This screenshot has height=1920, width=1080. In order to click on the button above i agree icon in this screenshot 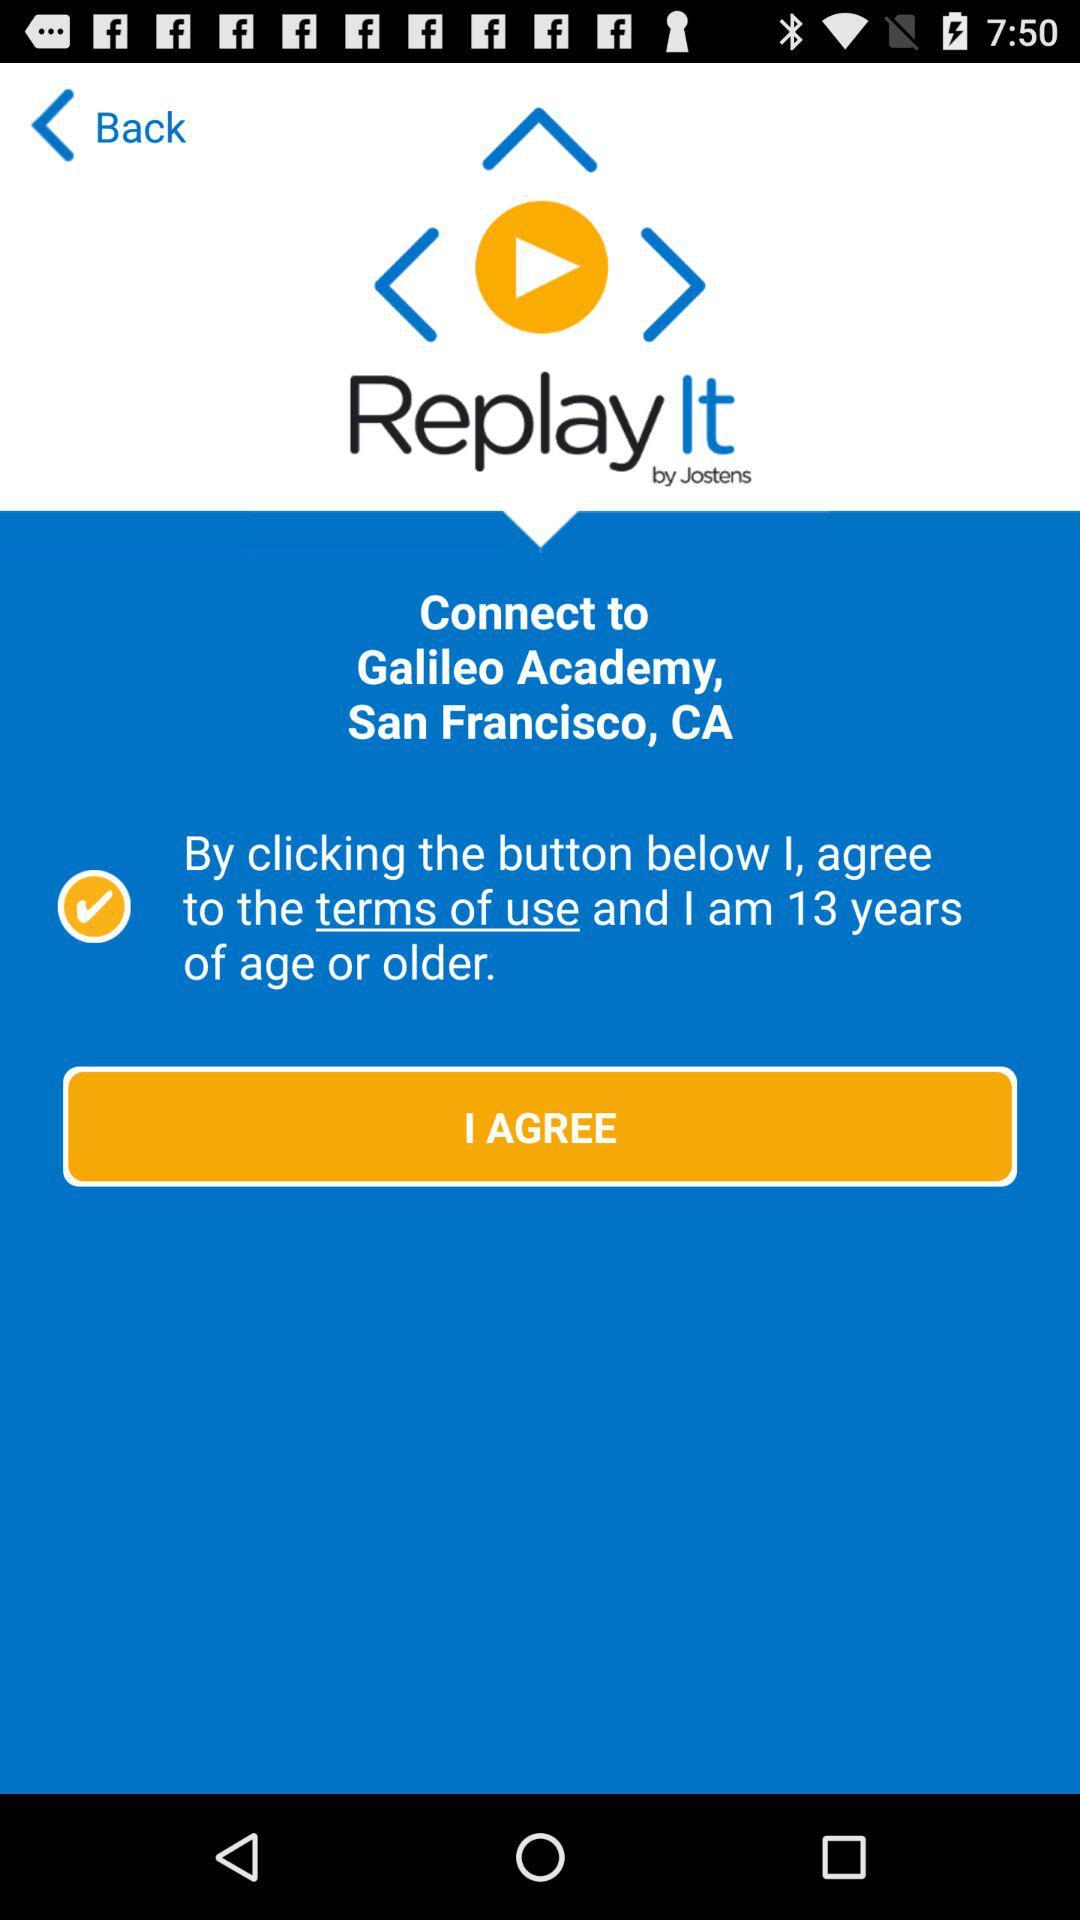, I will do `click(606, 905)`.